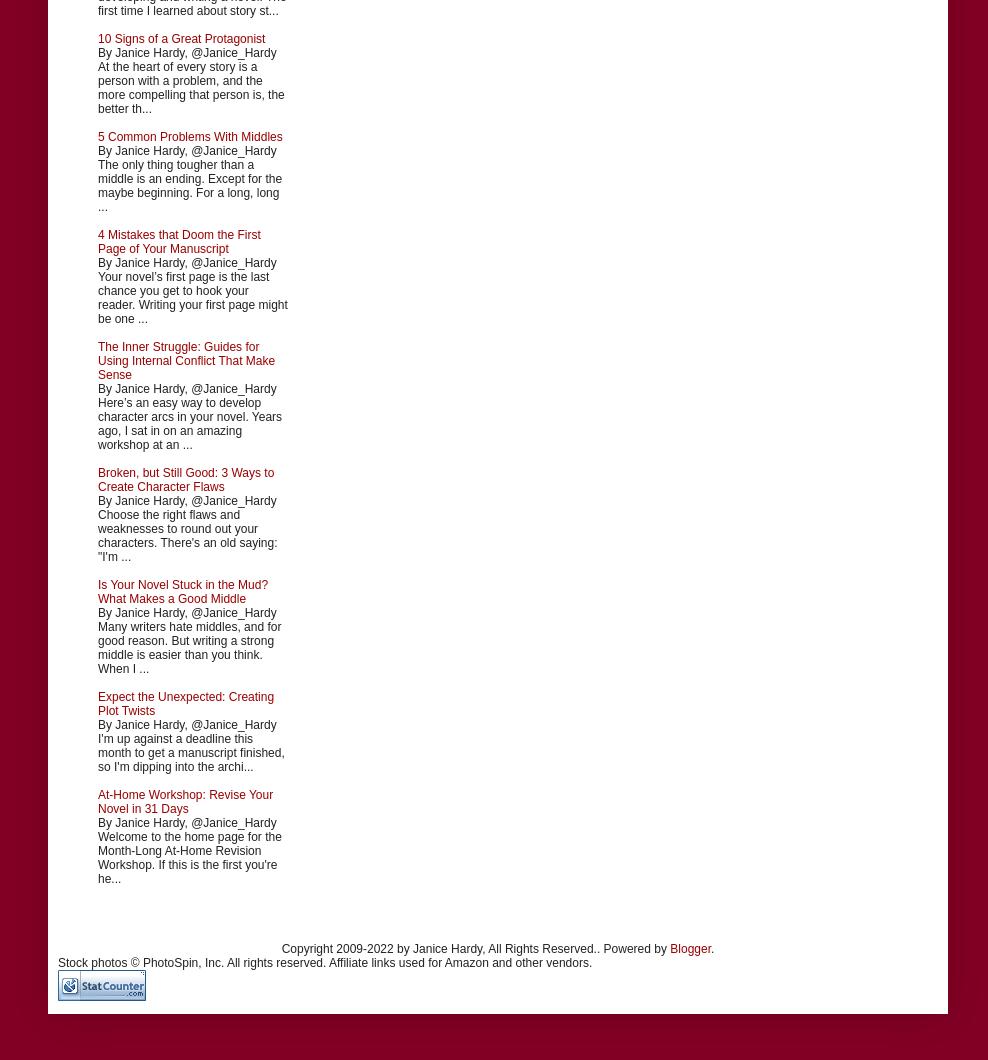 The width and height of the screenshot is (988, 1060). What do you see at coordinates (279, 946) in the screenshot?
I see `'Copyright 2009-2022 by Janice Hardy, All Rights Reserved.. Powered by'` at bounding box center [279, 946].